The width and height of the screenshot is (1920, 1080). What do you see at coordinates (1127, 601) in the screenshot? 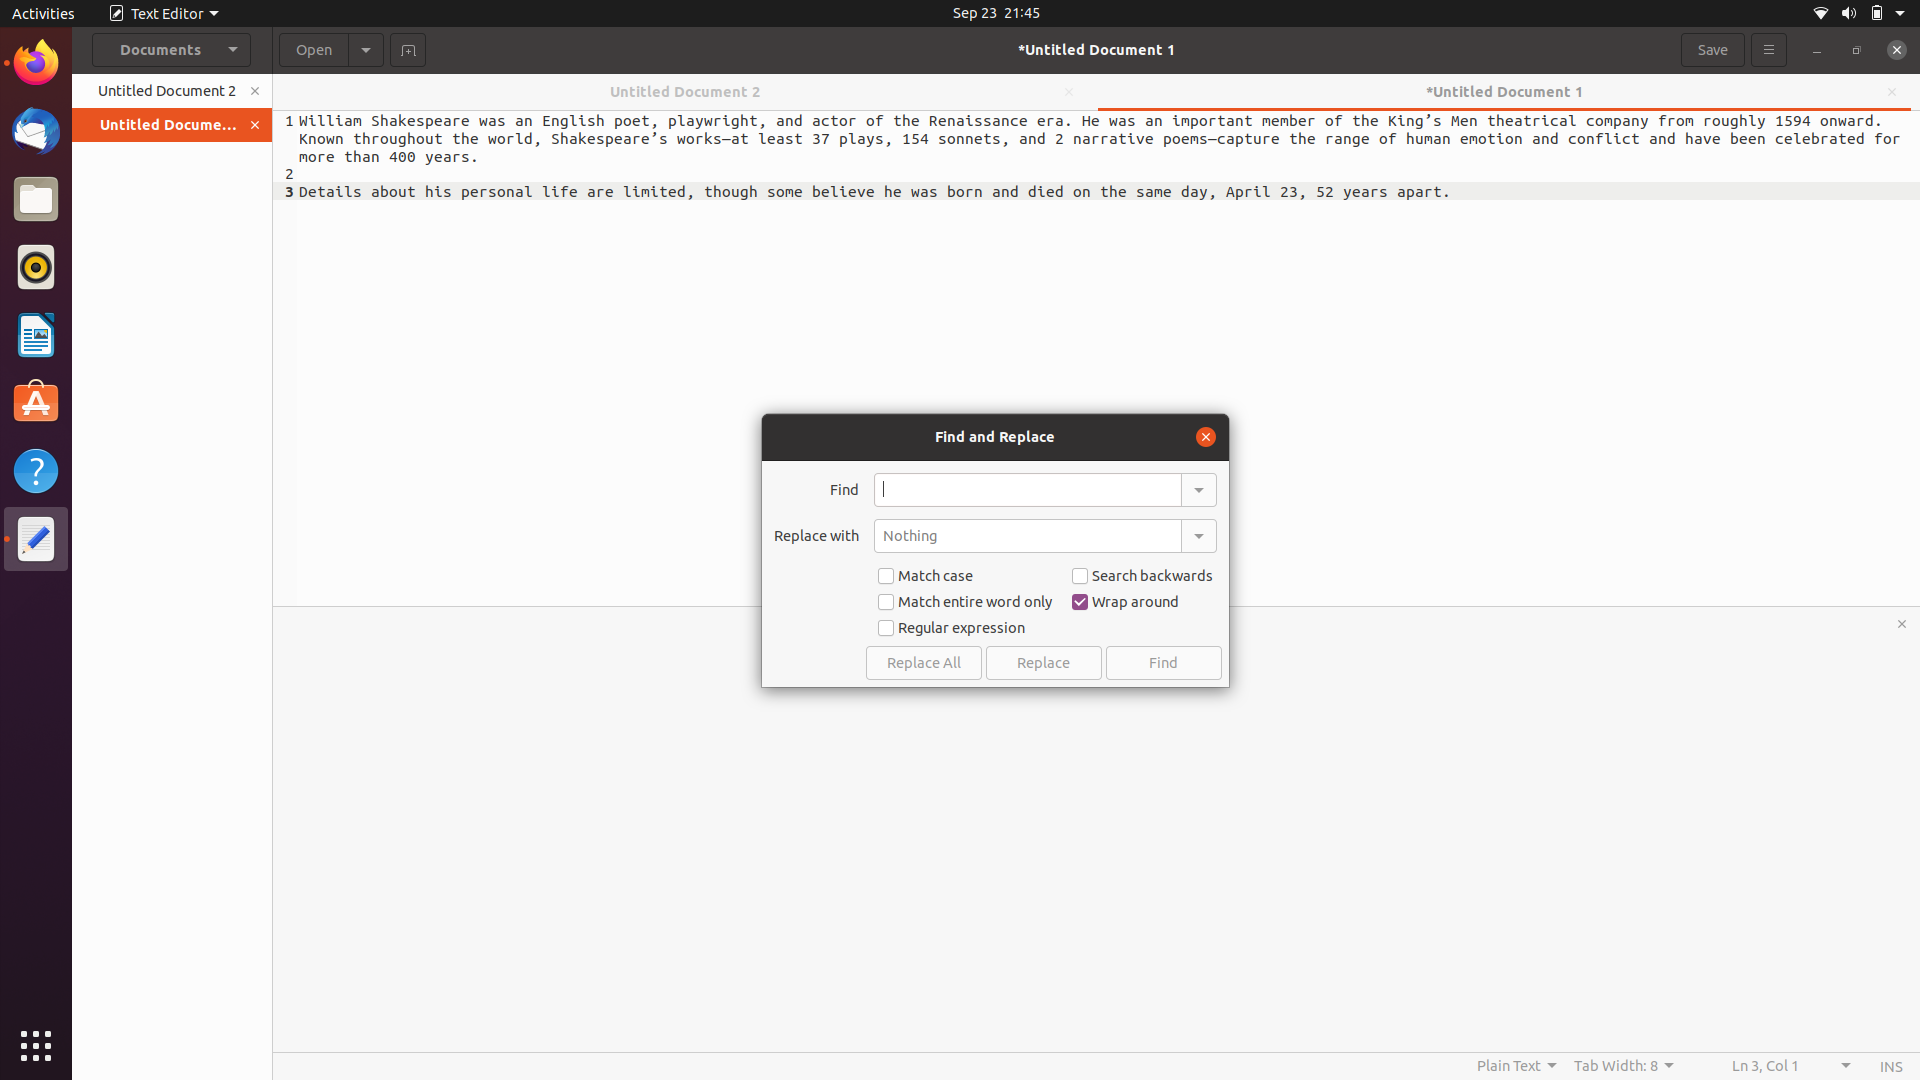
I see `Uncheck the box for the wrap around option in the find replace bar` at bounding box center [1127, 601].